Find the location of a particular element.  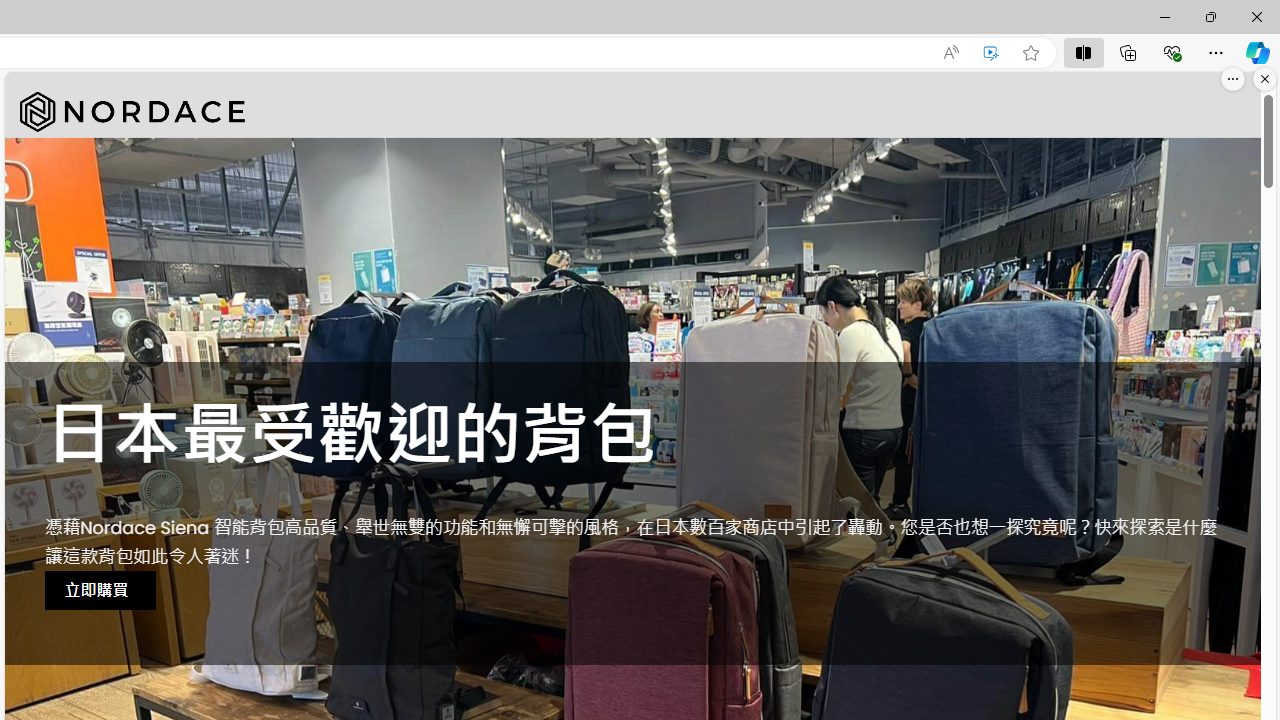

'More options.' is located at coordinates (1232, 78).